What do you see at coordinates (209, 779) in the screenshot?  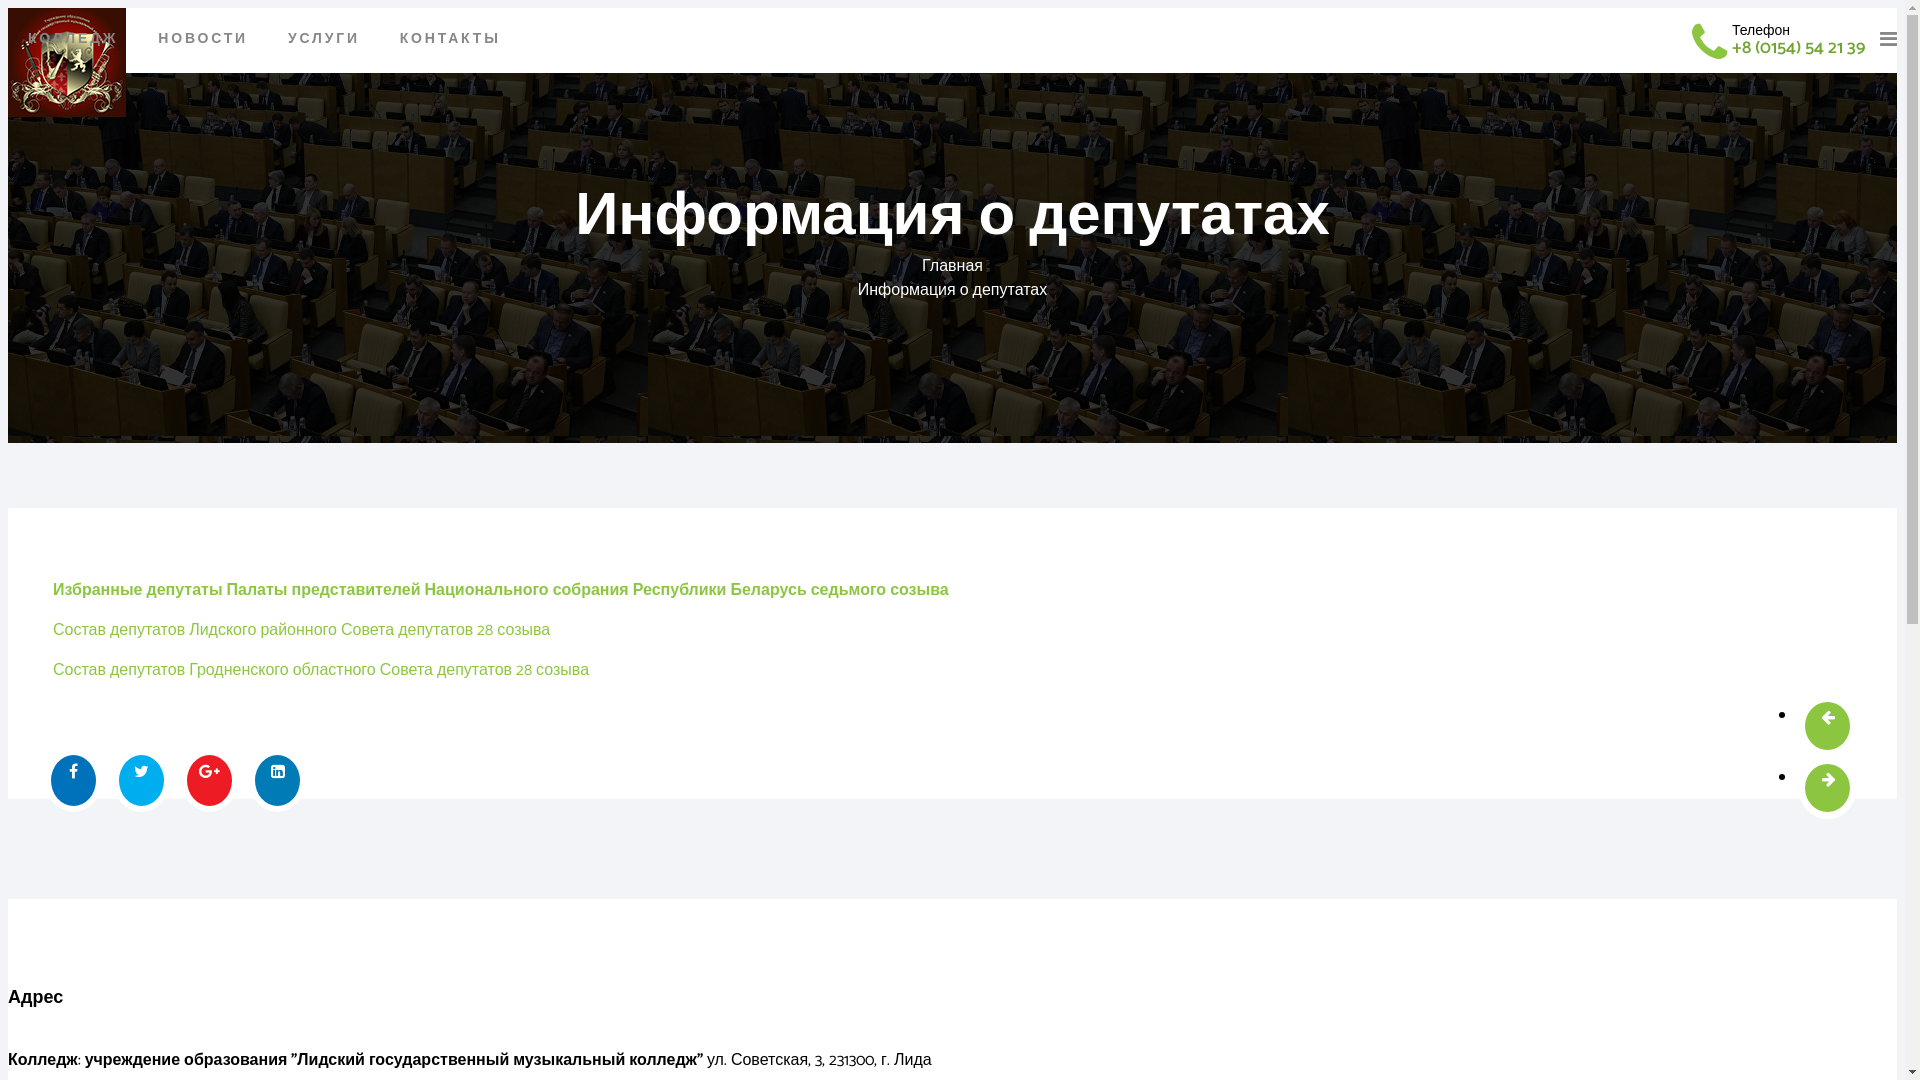 I see `'Share On Google Plus'` at bounding box center [209, 779].